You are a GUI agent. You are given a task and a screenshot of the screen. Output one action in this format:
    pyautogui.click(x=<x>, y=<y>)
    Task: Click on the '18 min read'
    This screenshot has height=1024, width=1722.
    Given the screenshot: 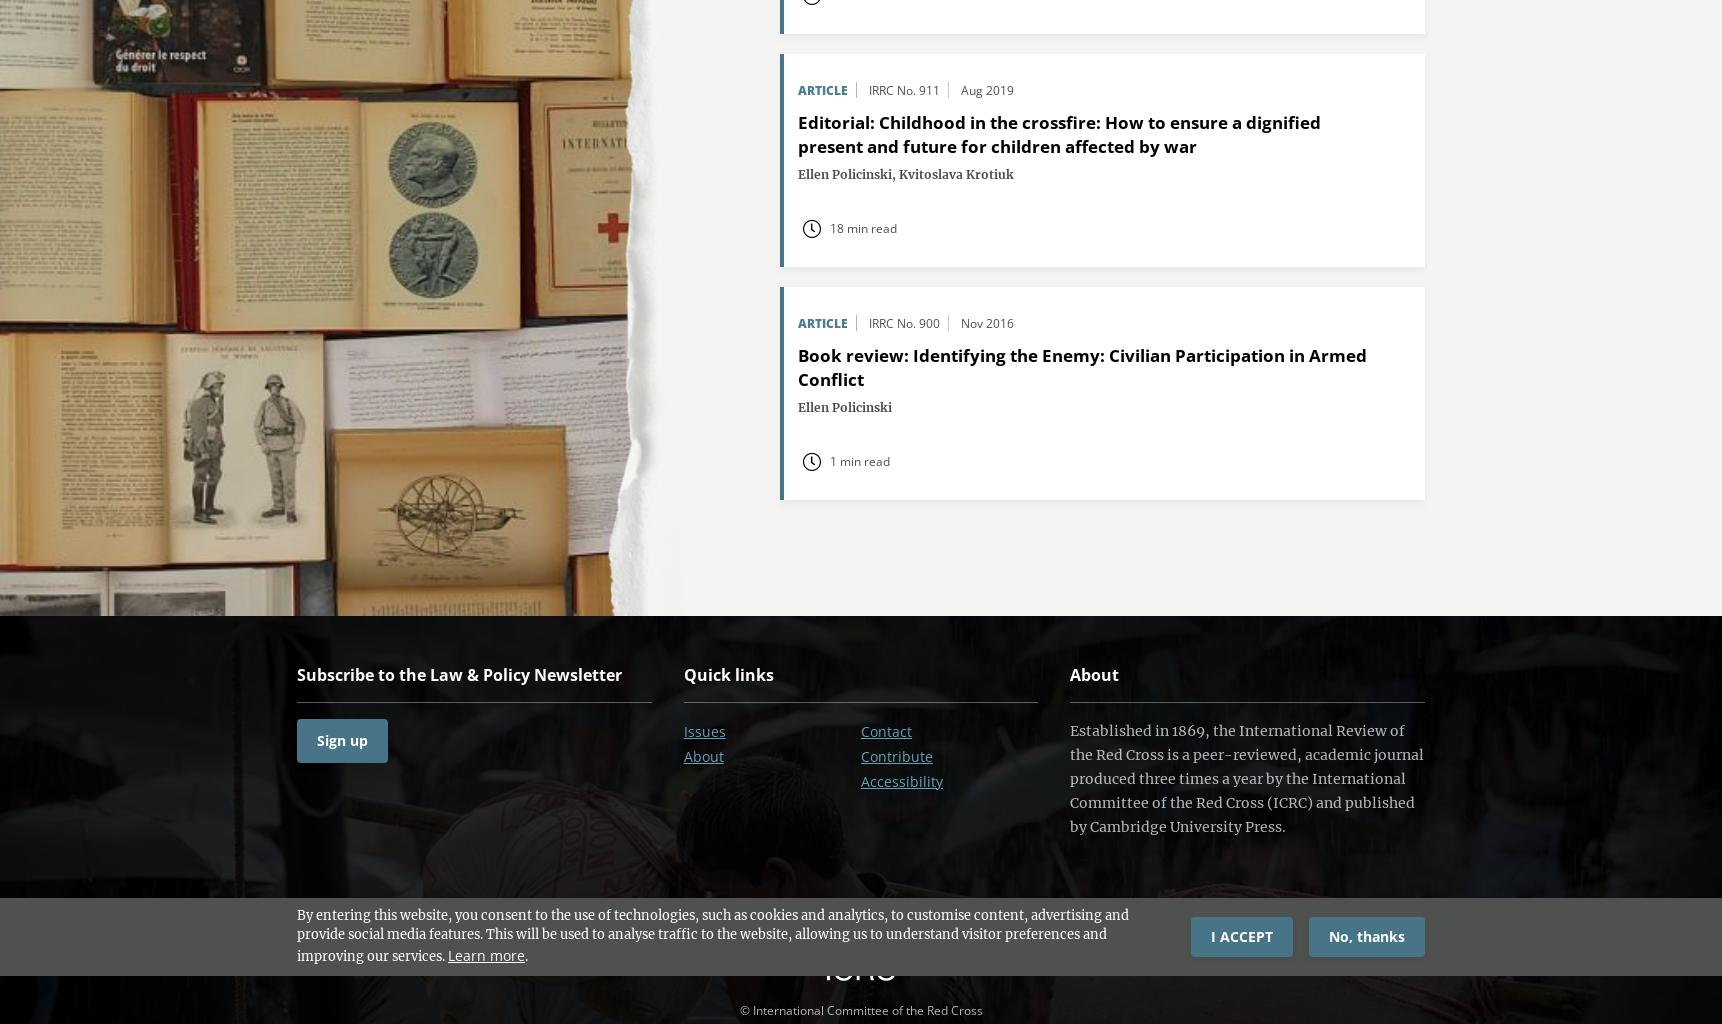 What is the action you would take?
    pyautogui.click(x=829, y=226)
    